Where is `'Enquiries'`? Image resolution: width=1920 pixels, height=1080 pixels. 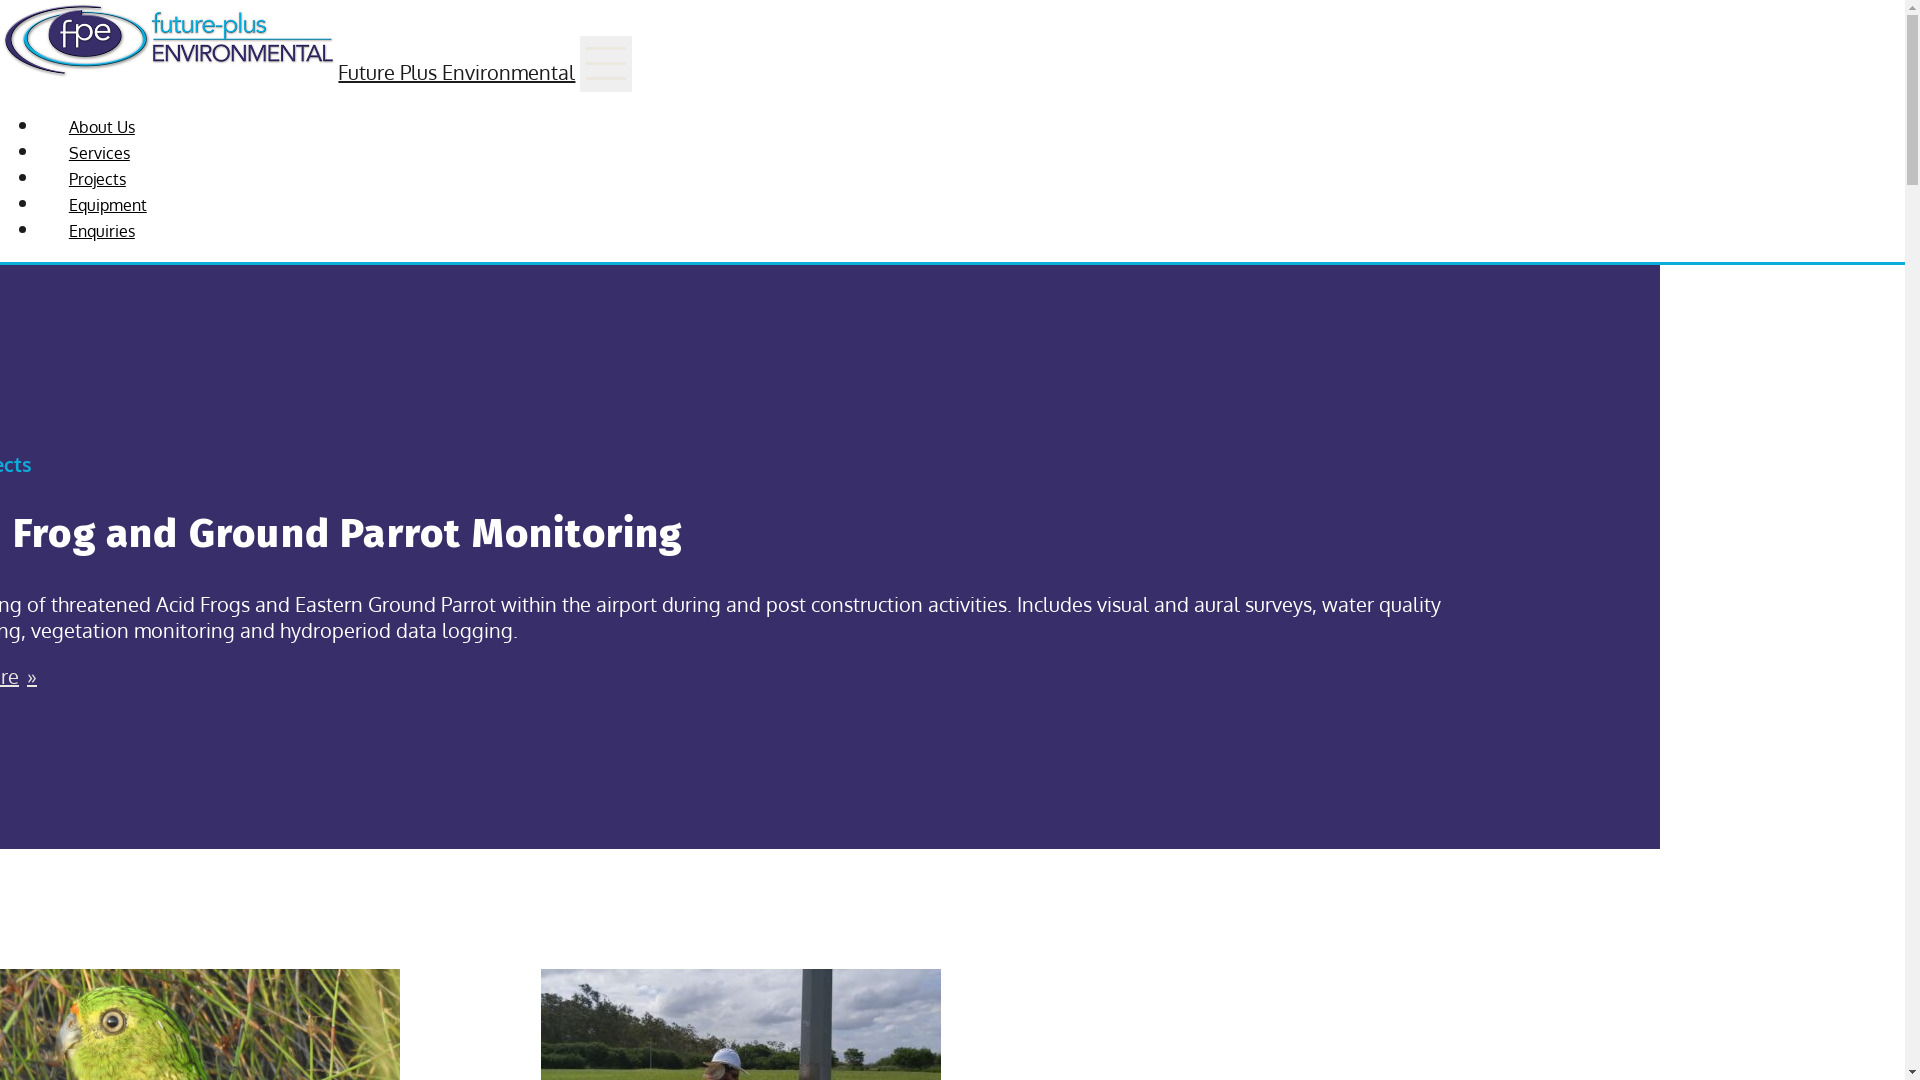
'Enquiries' is located at coordinates (100, 230).